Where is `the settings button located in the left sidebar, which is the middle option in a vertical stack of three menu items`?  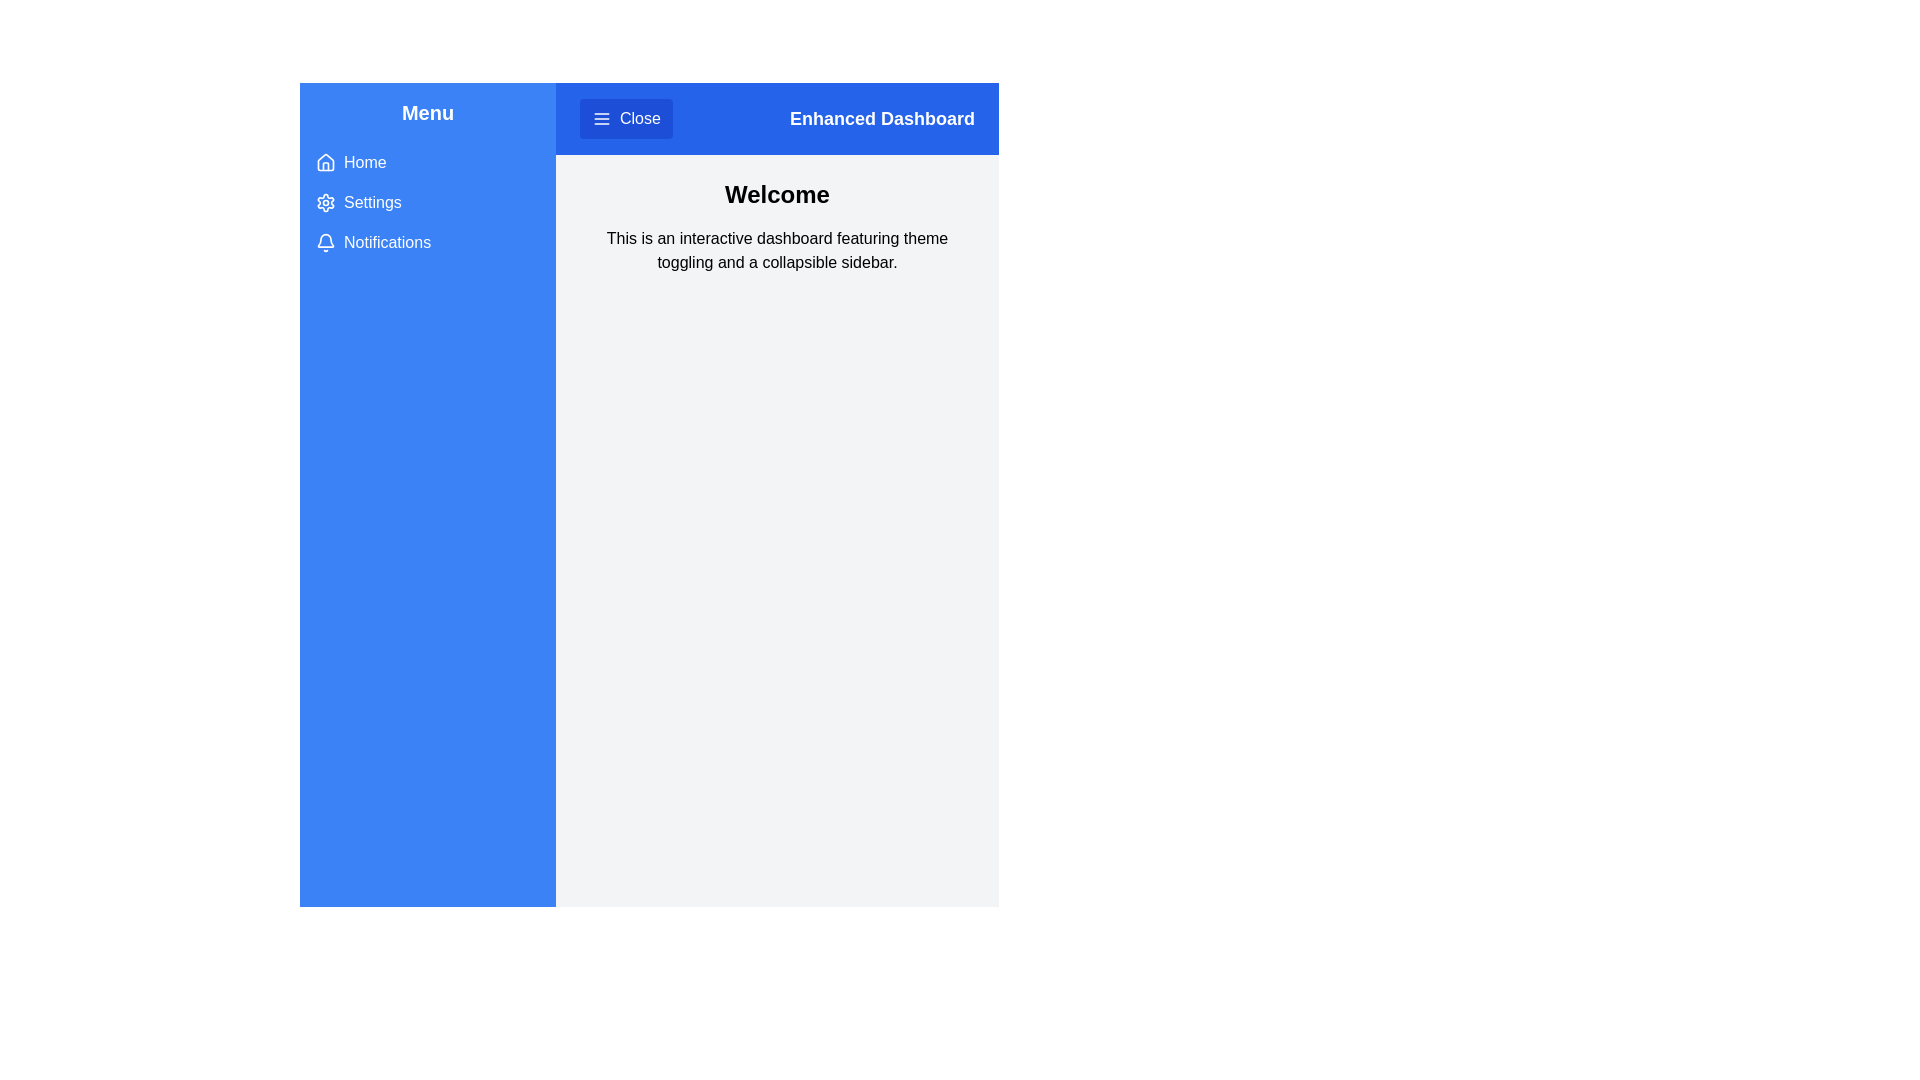 the settings button located in the left sidebar, which is the middle option in a vertical stack of three menu items is located at coordinates (426, 203).